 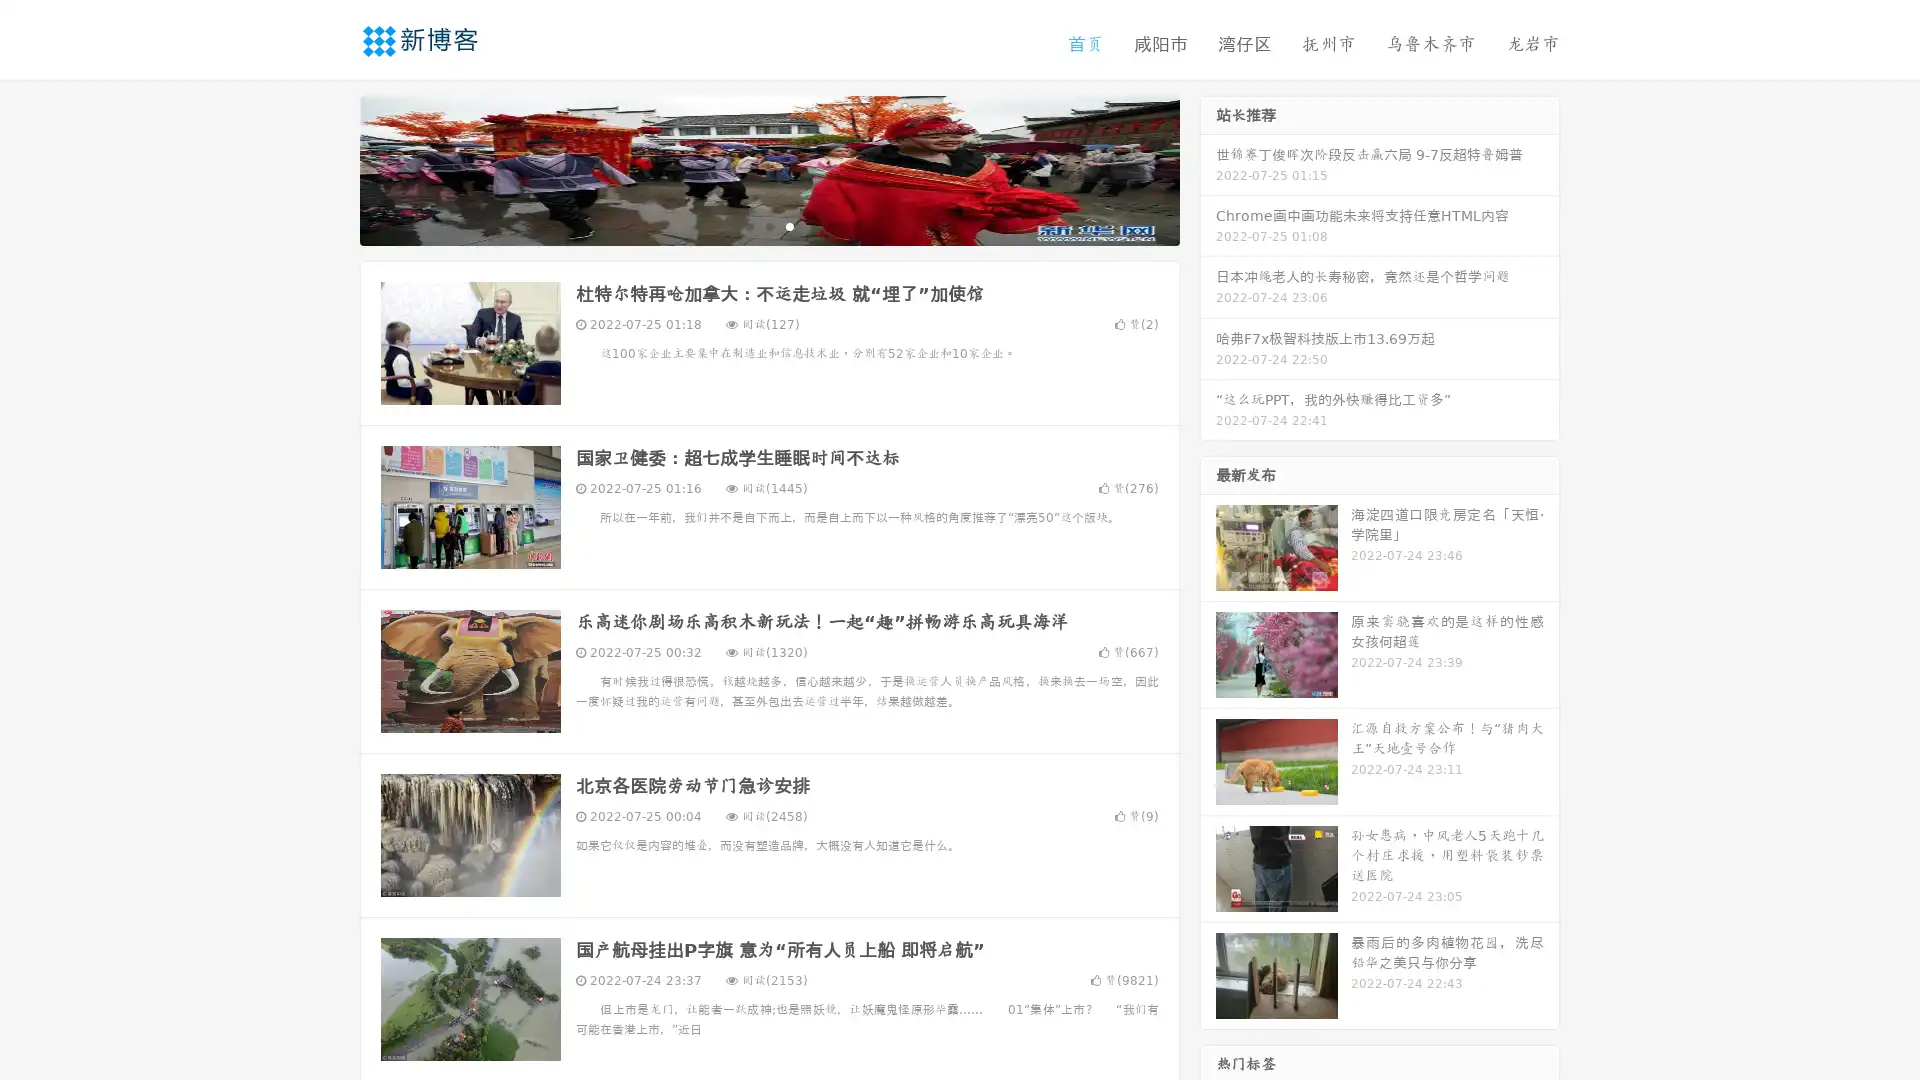 I want to click on Previous slide, so click(x=330, y=168).